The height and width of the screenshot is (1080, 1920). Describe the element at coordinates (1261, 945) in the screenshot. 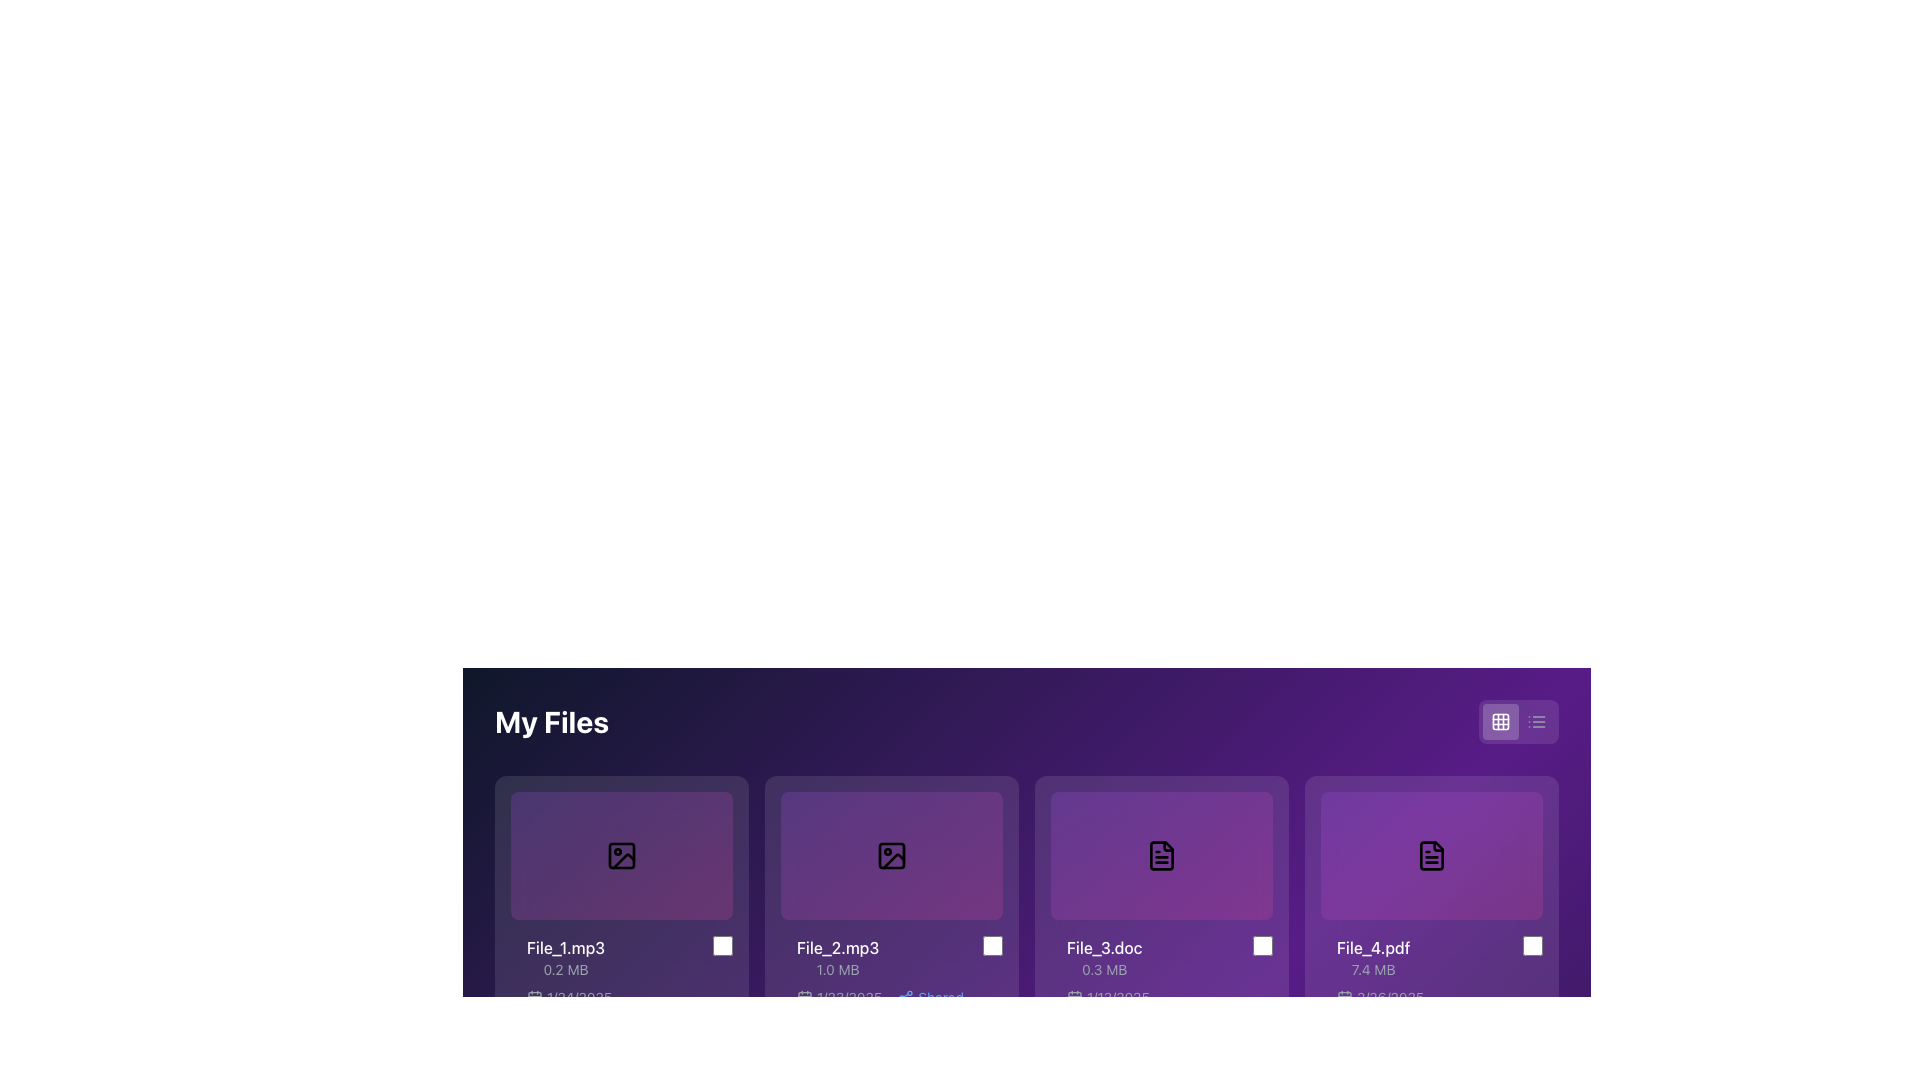

I see `the checkbox located at the bottom-right of the card displaying 'File_3.doc (0.3 MB)'` at that location.